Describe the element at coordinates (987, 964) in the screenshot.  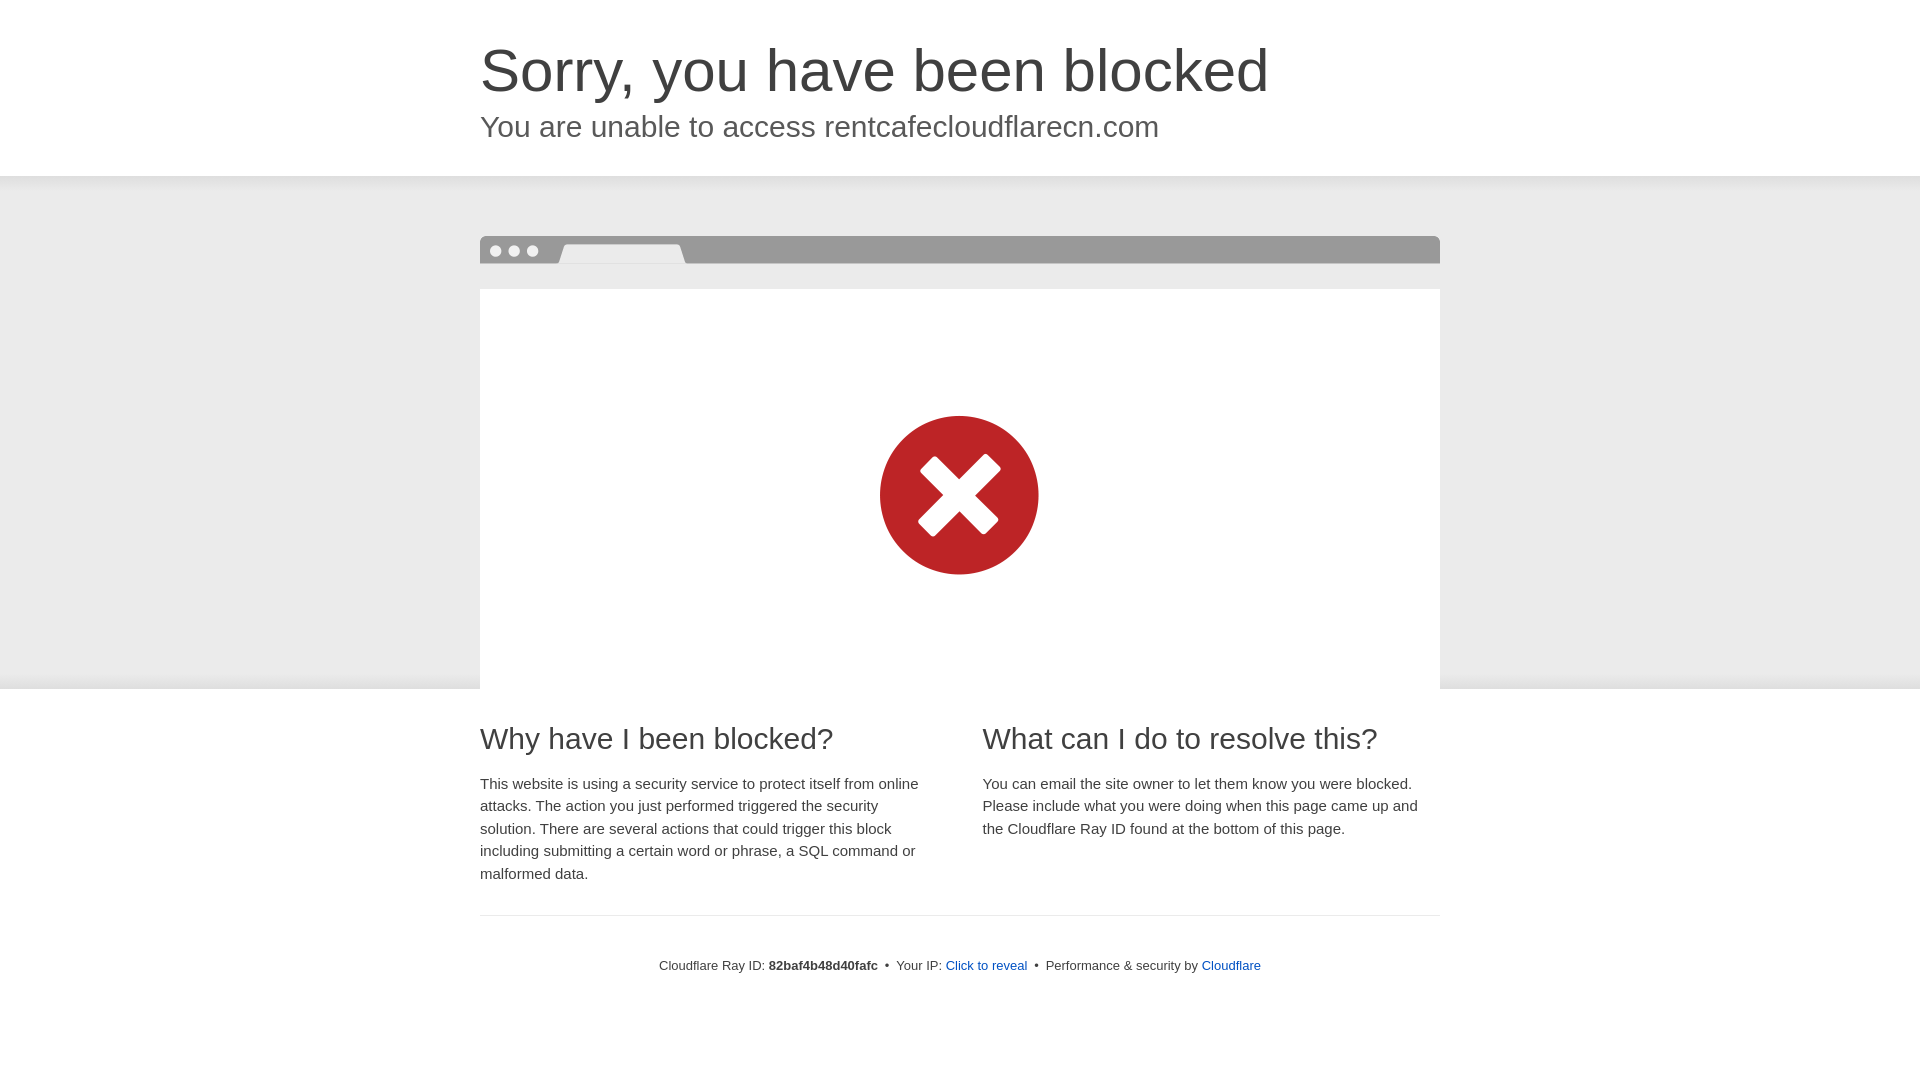
I see `'Click to reveal'` at that location.